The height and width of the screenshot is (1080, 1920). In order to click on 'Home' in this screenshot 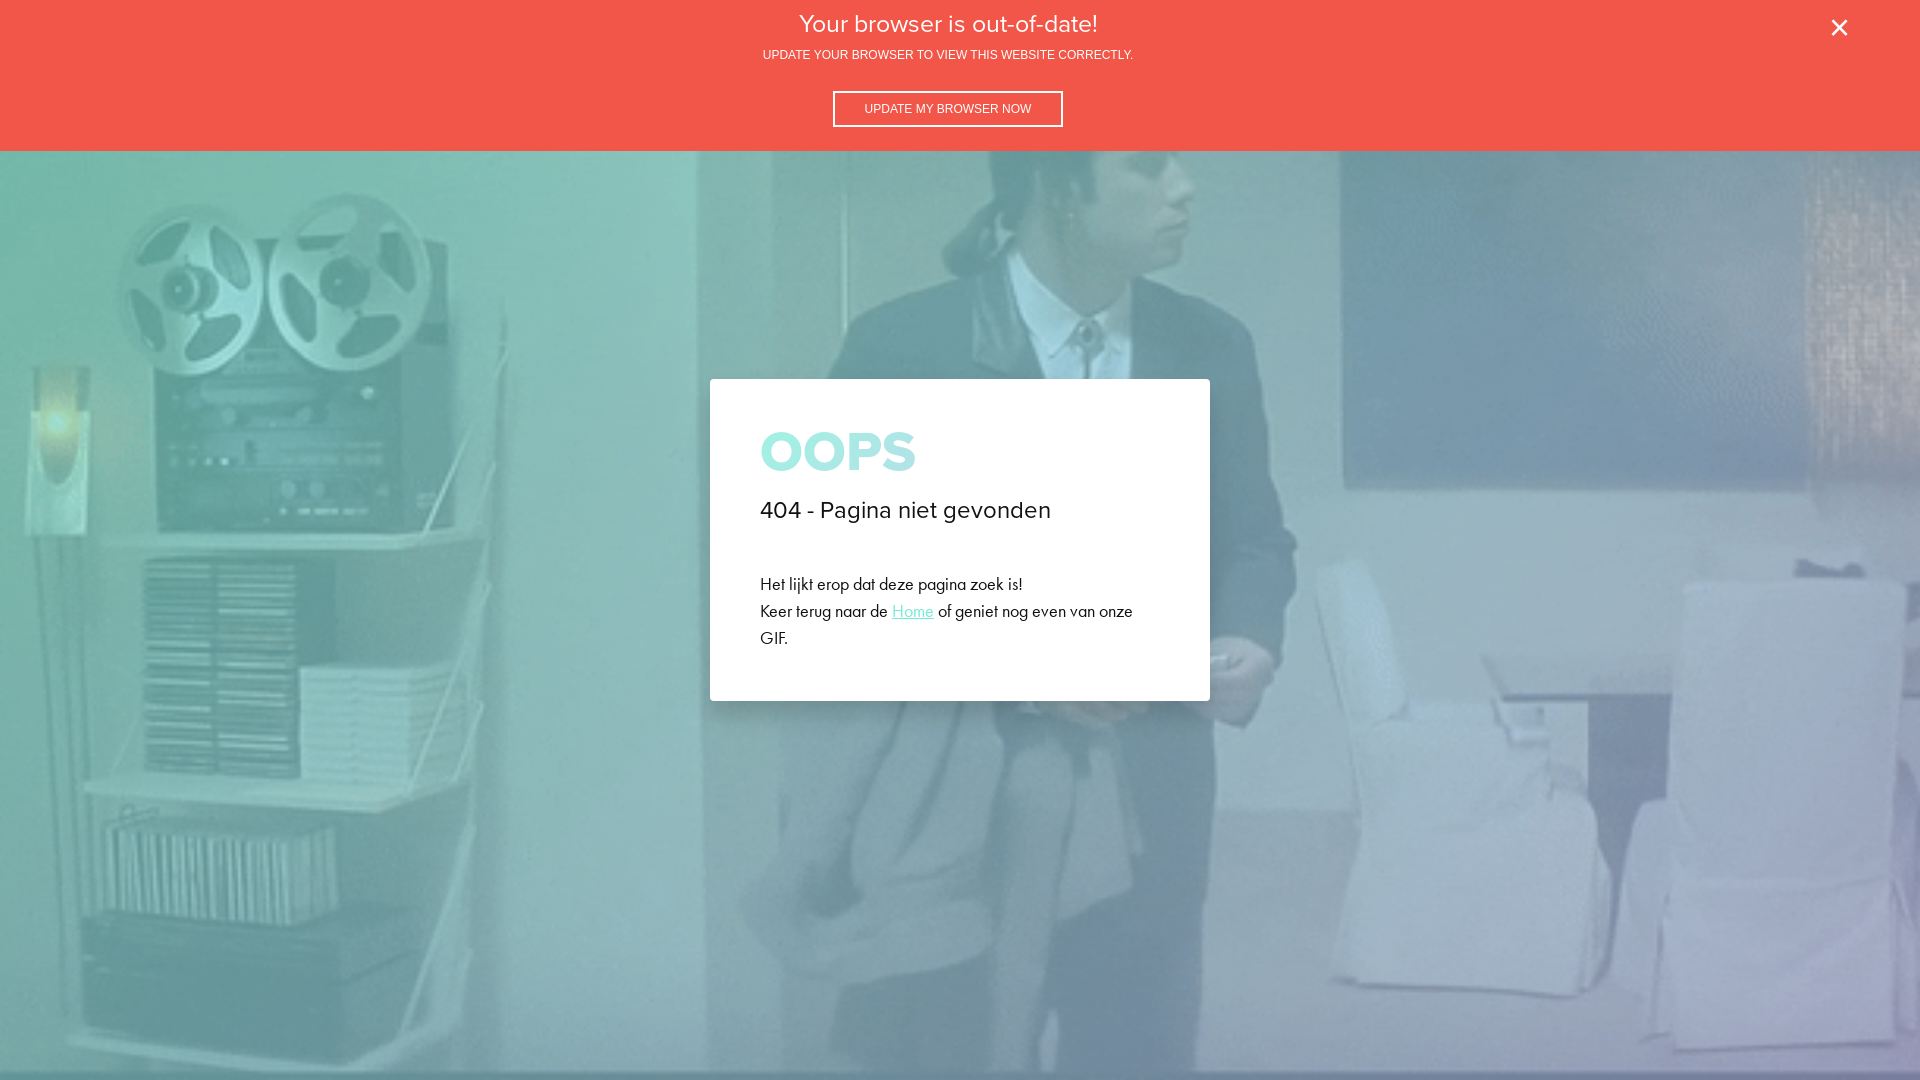, I will do `click(891, 609)`.